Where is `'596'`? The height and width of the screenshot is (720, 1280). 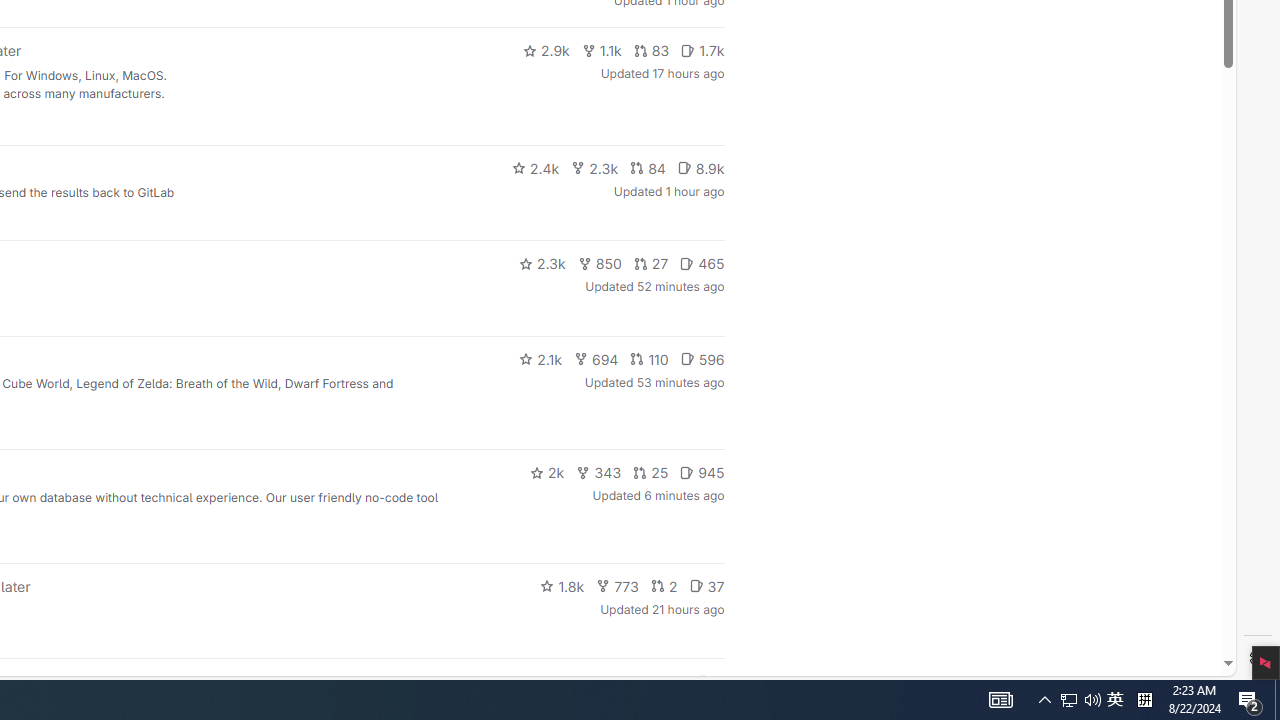
'596' is located at coordinates (702, 357).